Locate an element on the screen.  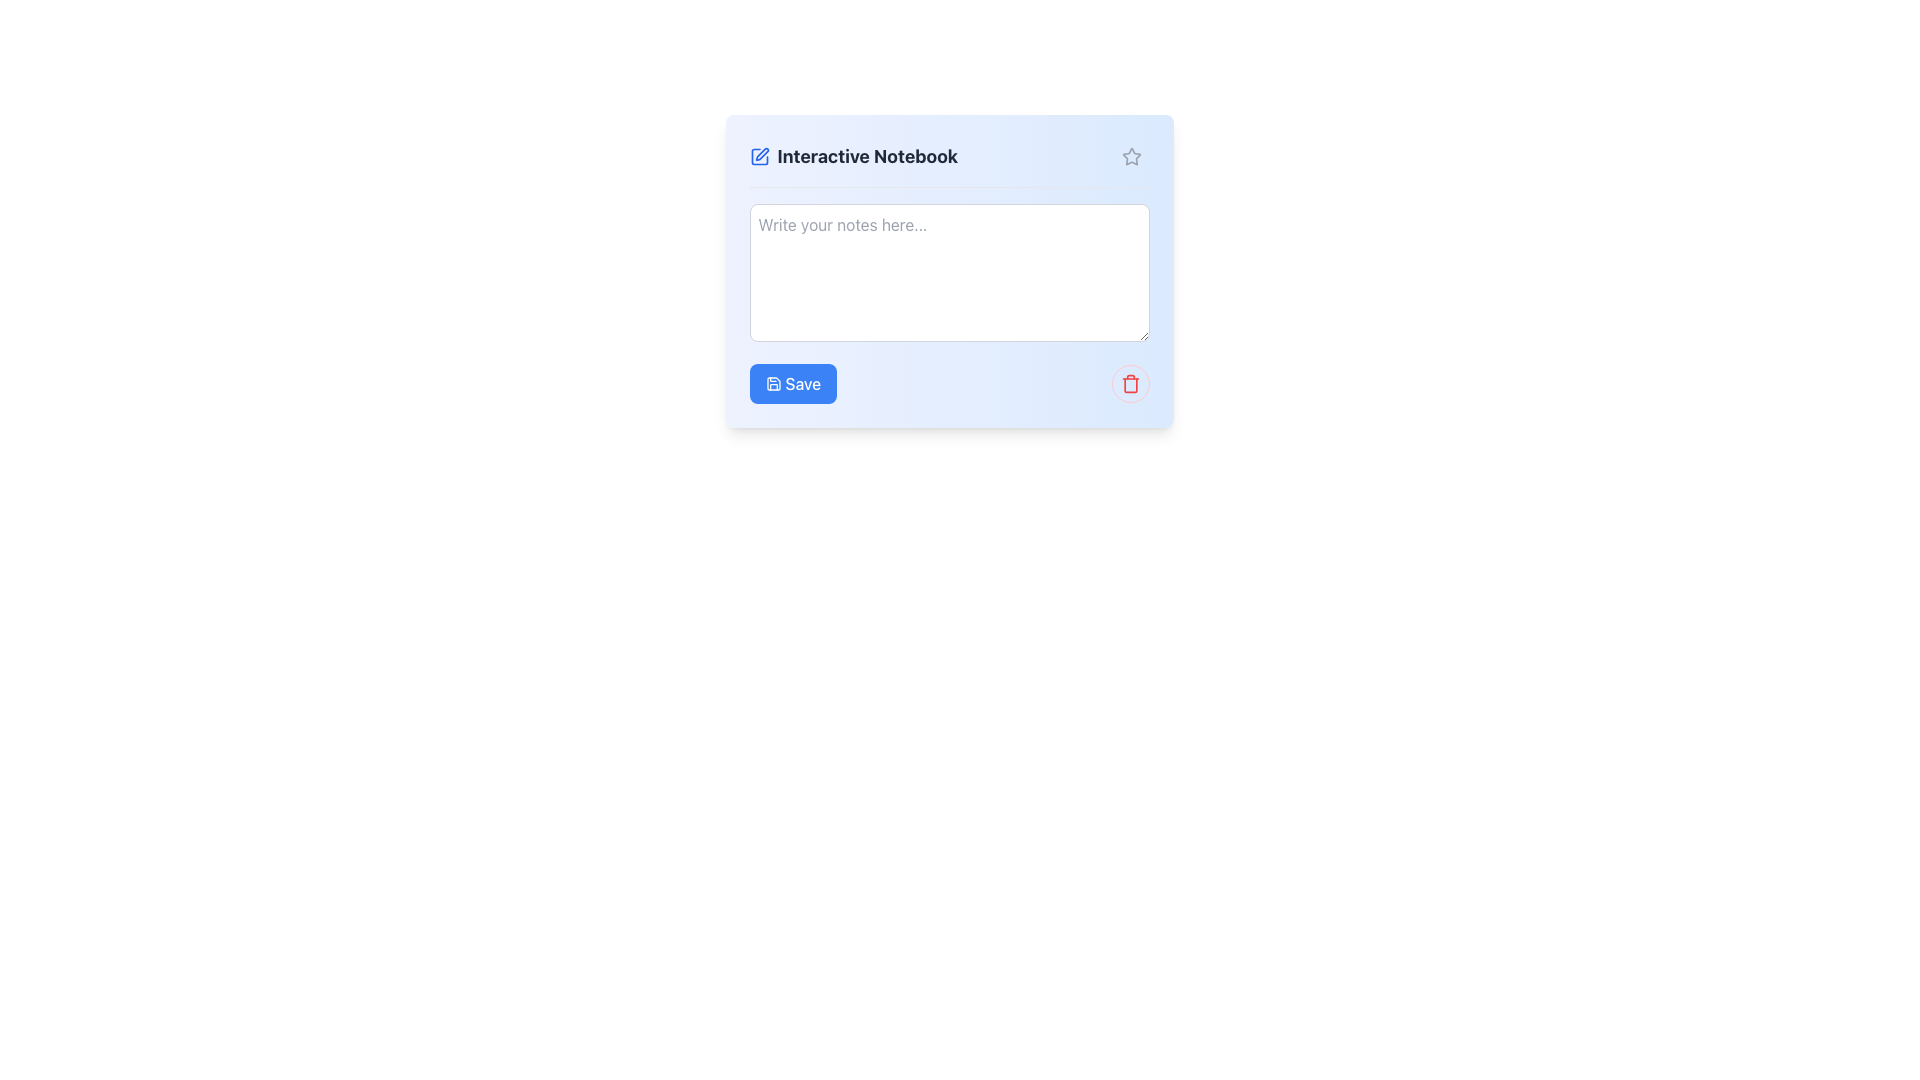
the icon located in the top-right corner of the interface, which serves as a visual marker for favorites or ratings is located at coordinates (1131, 155).